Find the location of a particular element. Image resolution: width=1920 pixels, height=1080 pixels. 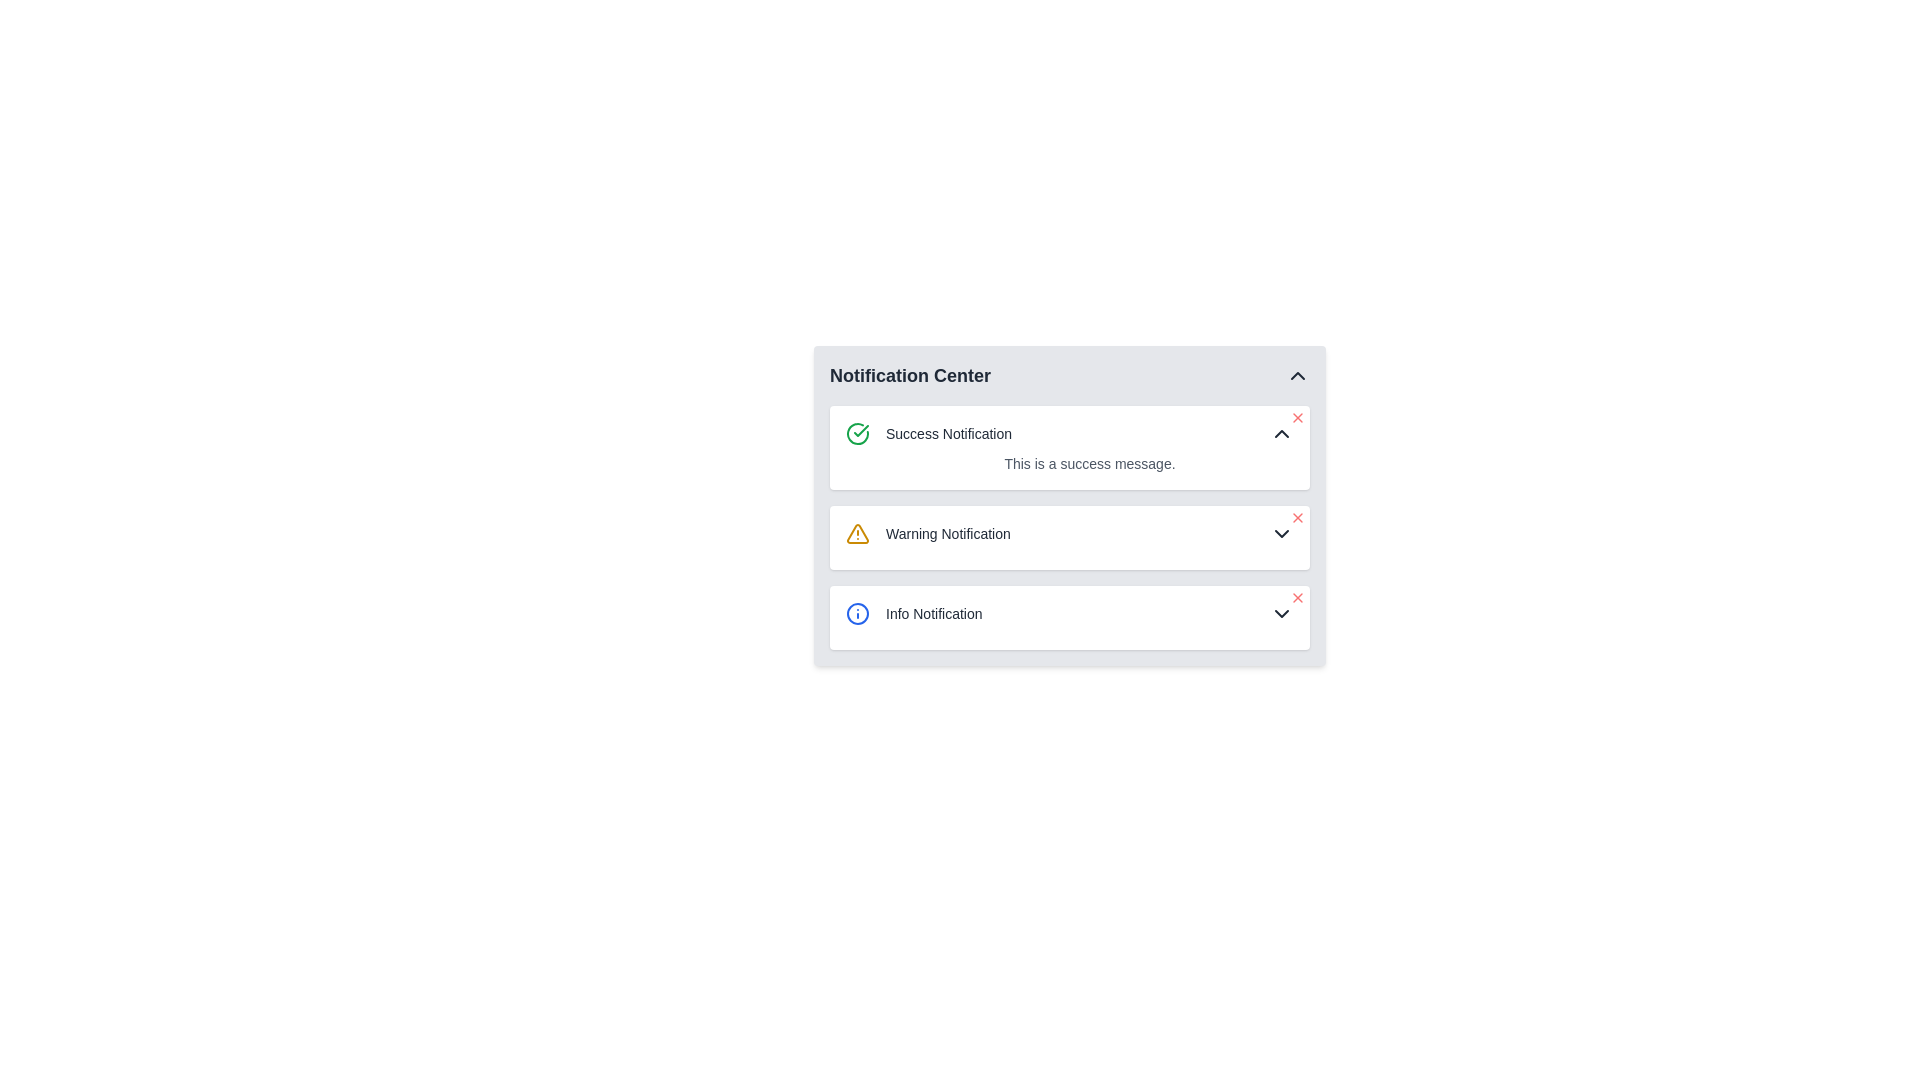

the chevron-up icon in the top-right corner of the 'Notification Center' header is located at coordinates (1297, 375).